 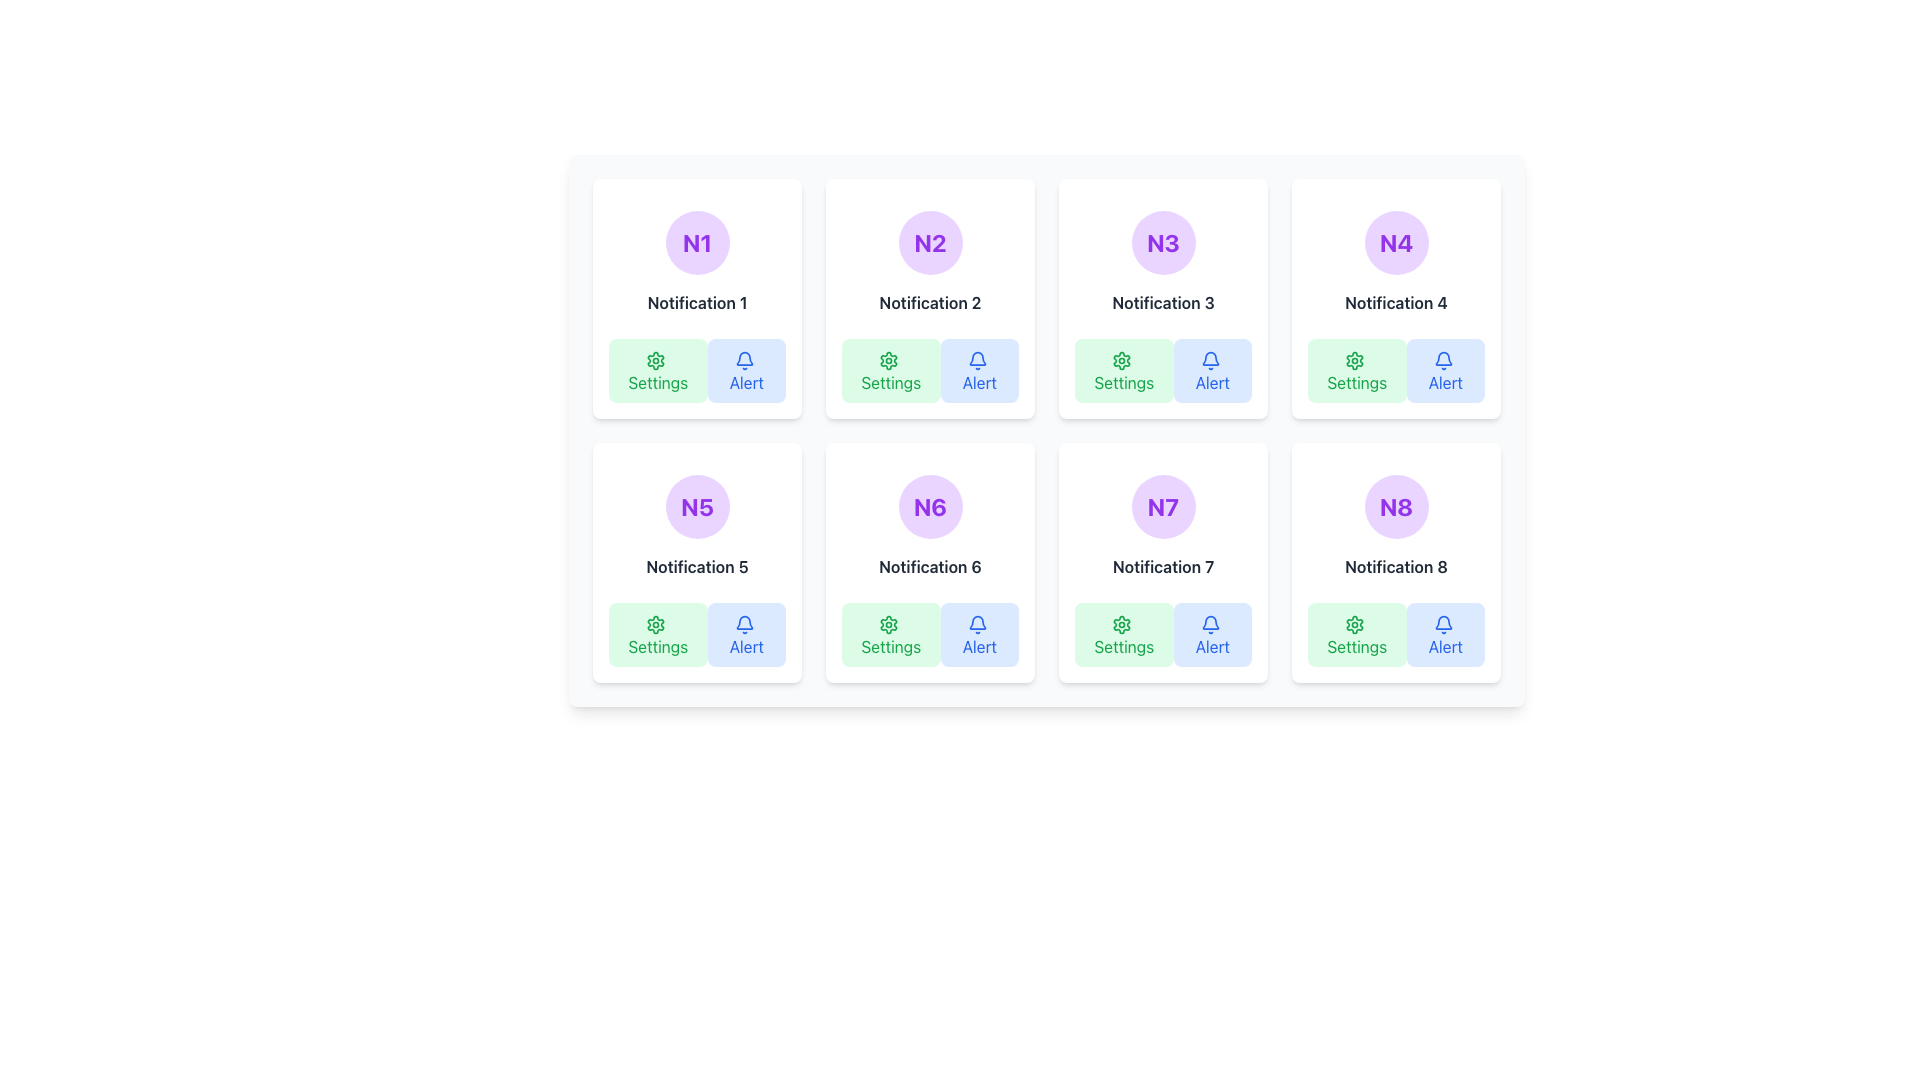 What do you see at coordinates (656, 360) in the screenshot?
I see `the gear icon styled with a green outline located inside the 'Settings' button, which is positioned to the left of the 'Settings' text` at bounding box center [656, 360].